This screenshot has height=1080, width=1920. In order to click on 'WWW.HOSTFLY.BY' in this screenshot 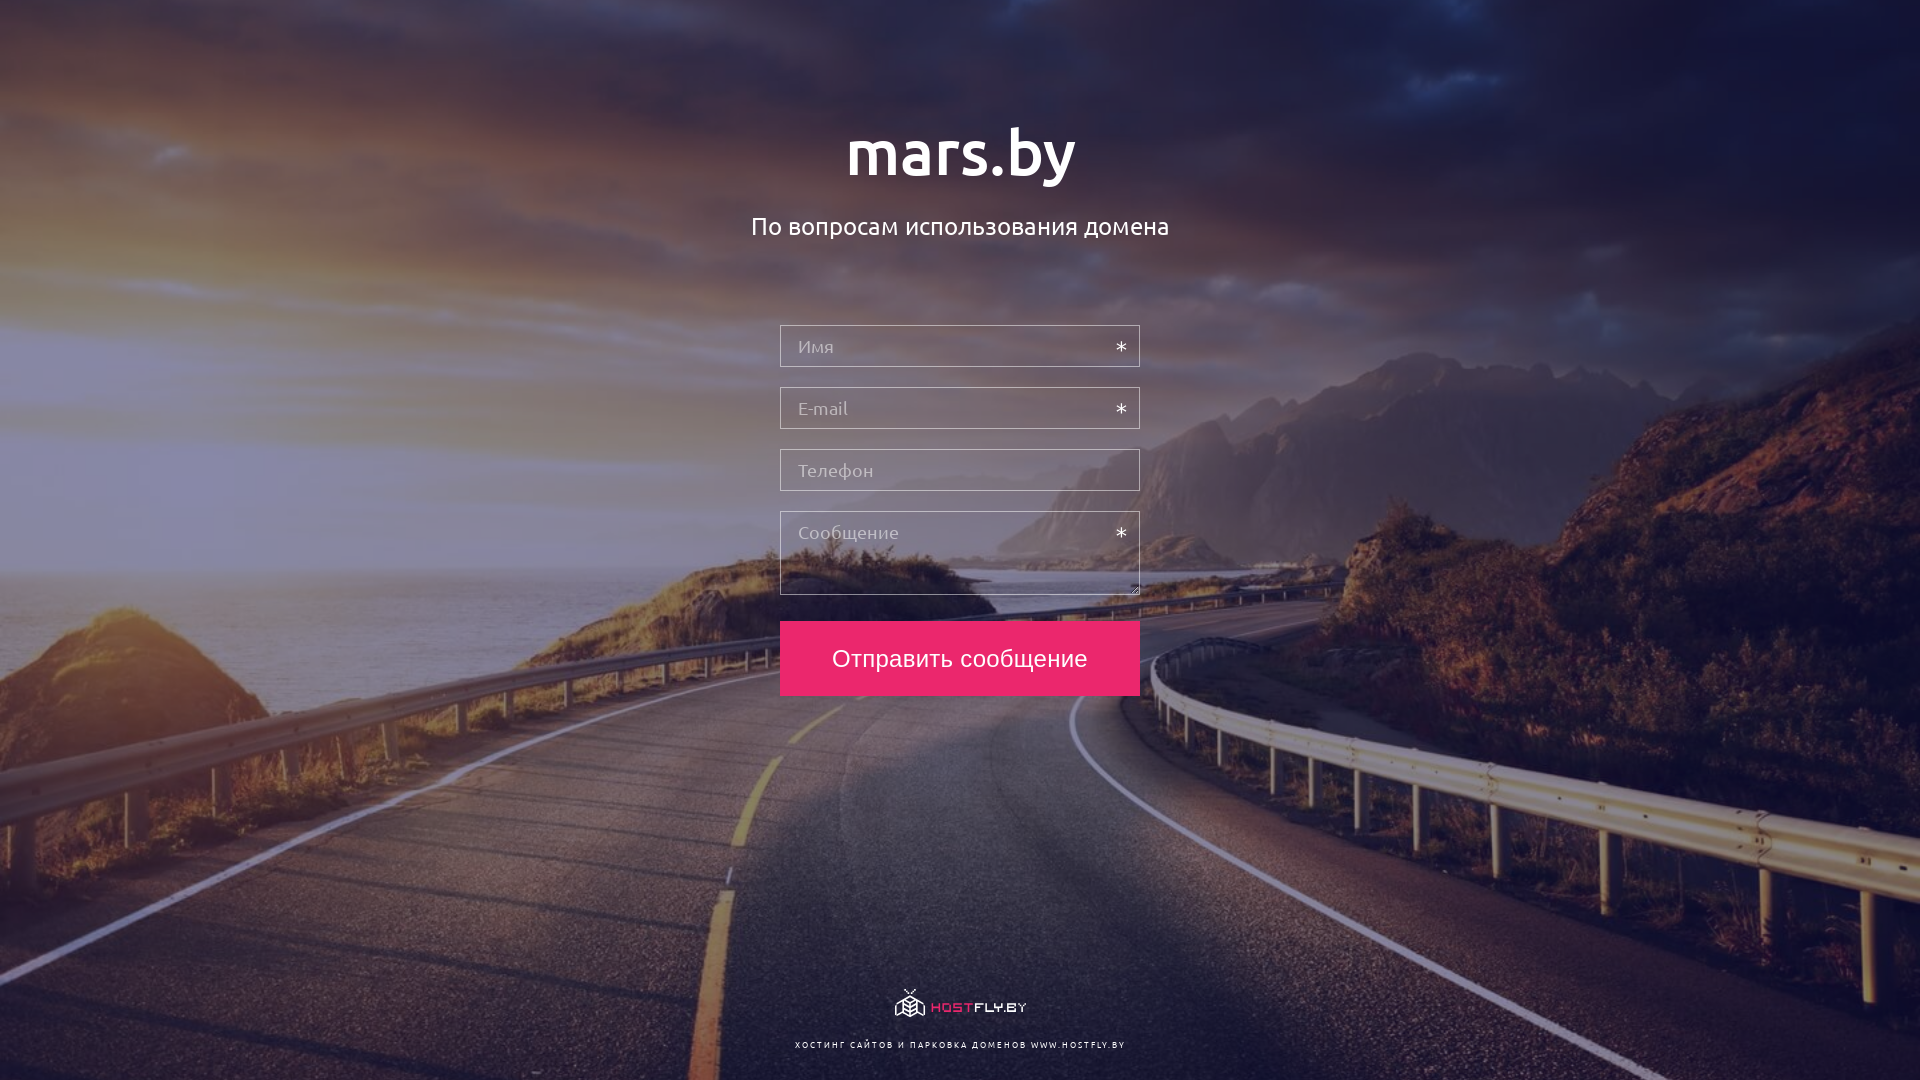, I will do `click(1076, 1043)`.